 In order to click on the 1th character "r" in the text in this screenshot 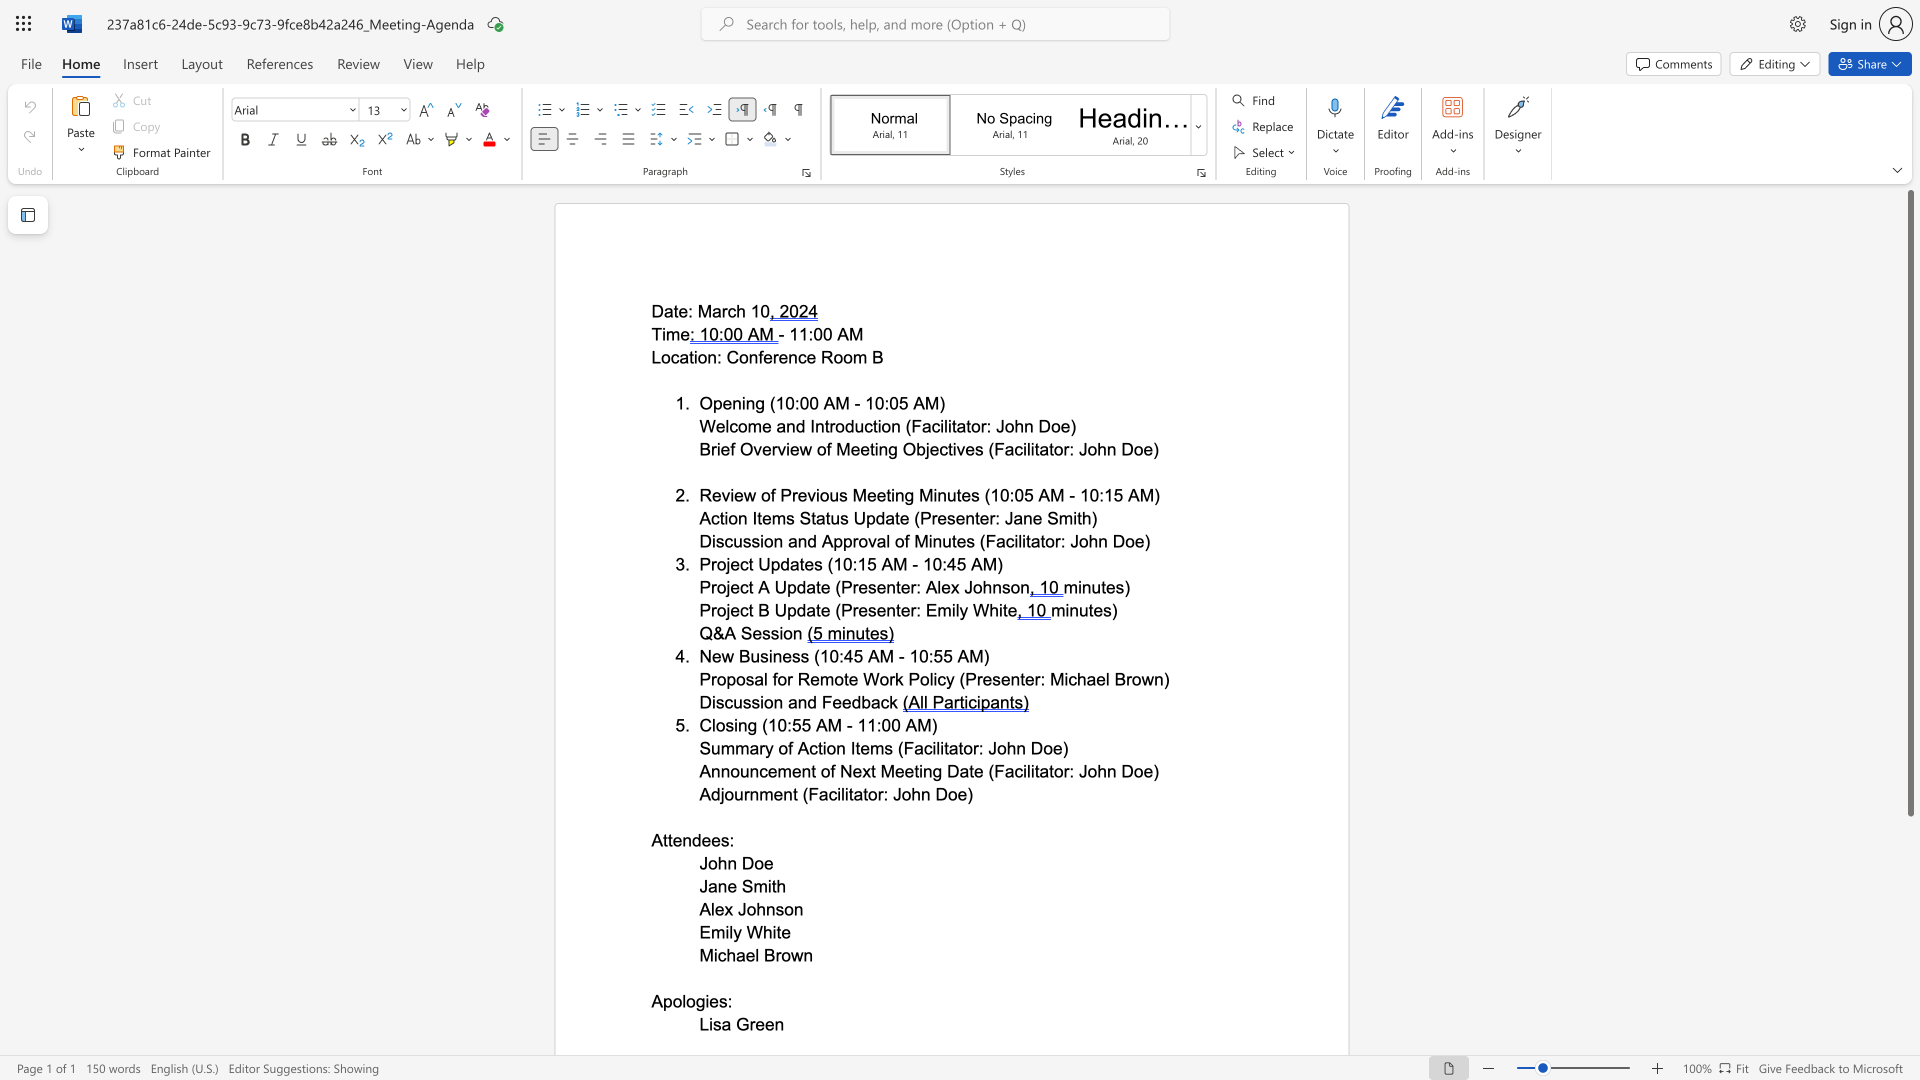, I will do `click(745, 793)`.